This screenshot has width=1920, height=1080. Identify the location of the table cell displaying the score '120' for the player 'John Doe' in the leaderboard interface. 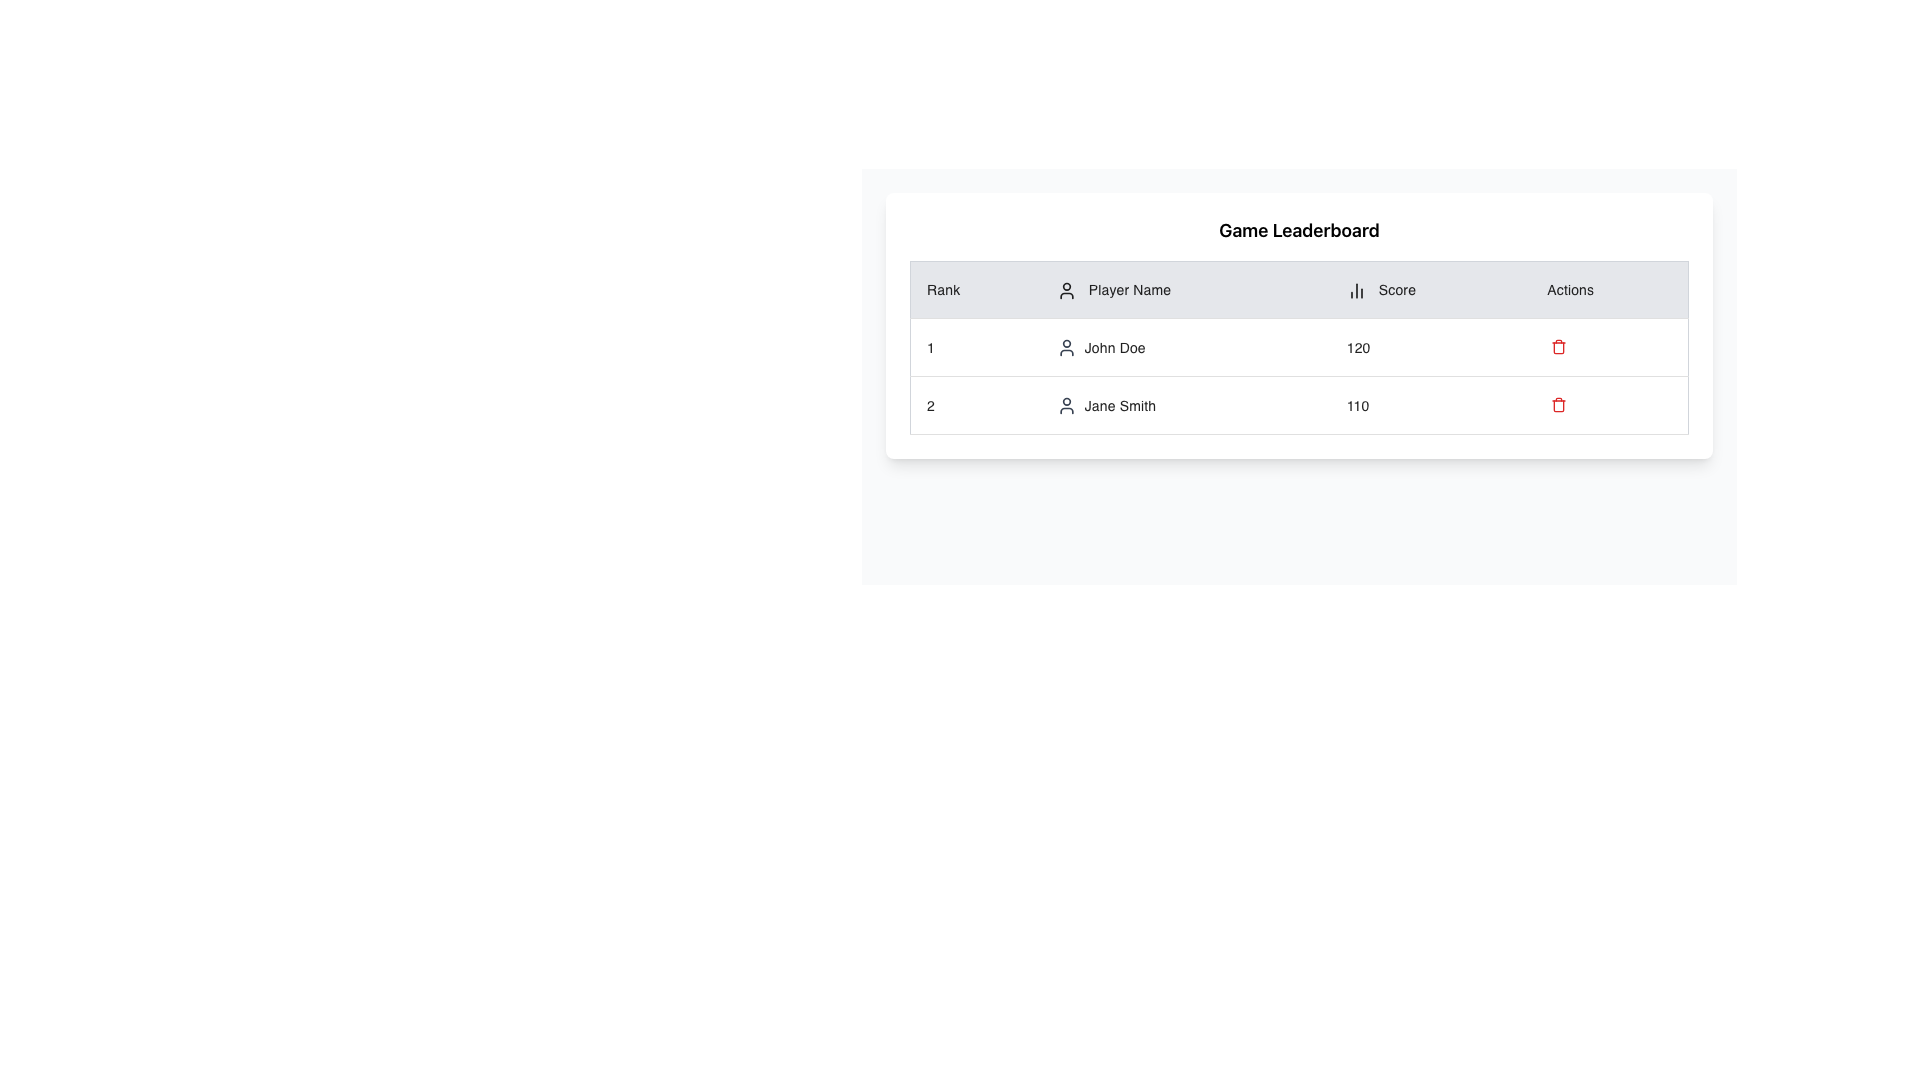
(1429, 346).